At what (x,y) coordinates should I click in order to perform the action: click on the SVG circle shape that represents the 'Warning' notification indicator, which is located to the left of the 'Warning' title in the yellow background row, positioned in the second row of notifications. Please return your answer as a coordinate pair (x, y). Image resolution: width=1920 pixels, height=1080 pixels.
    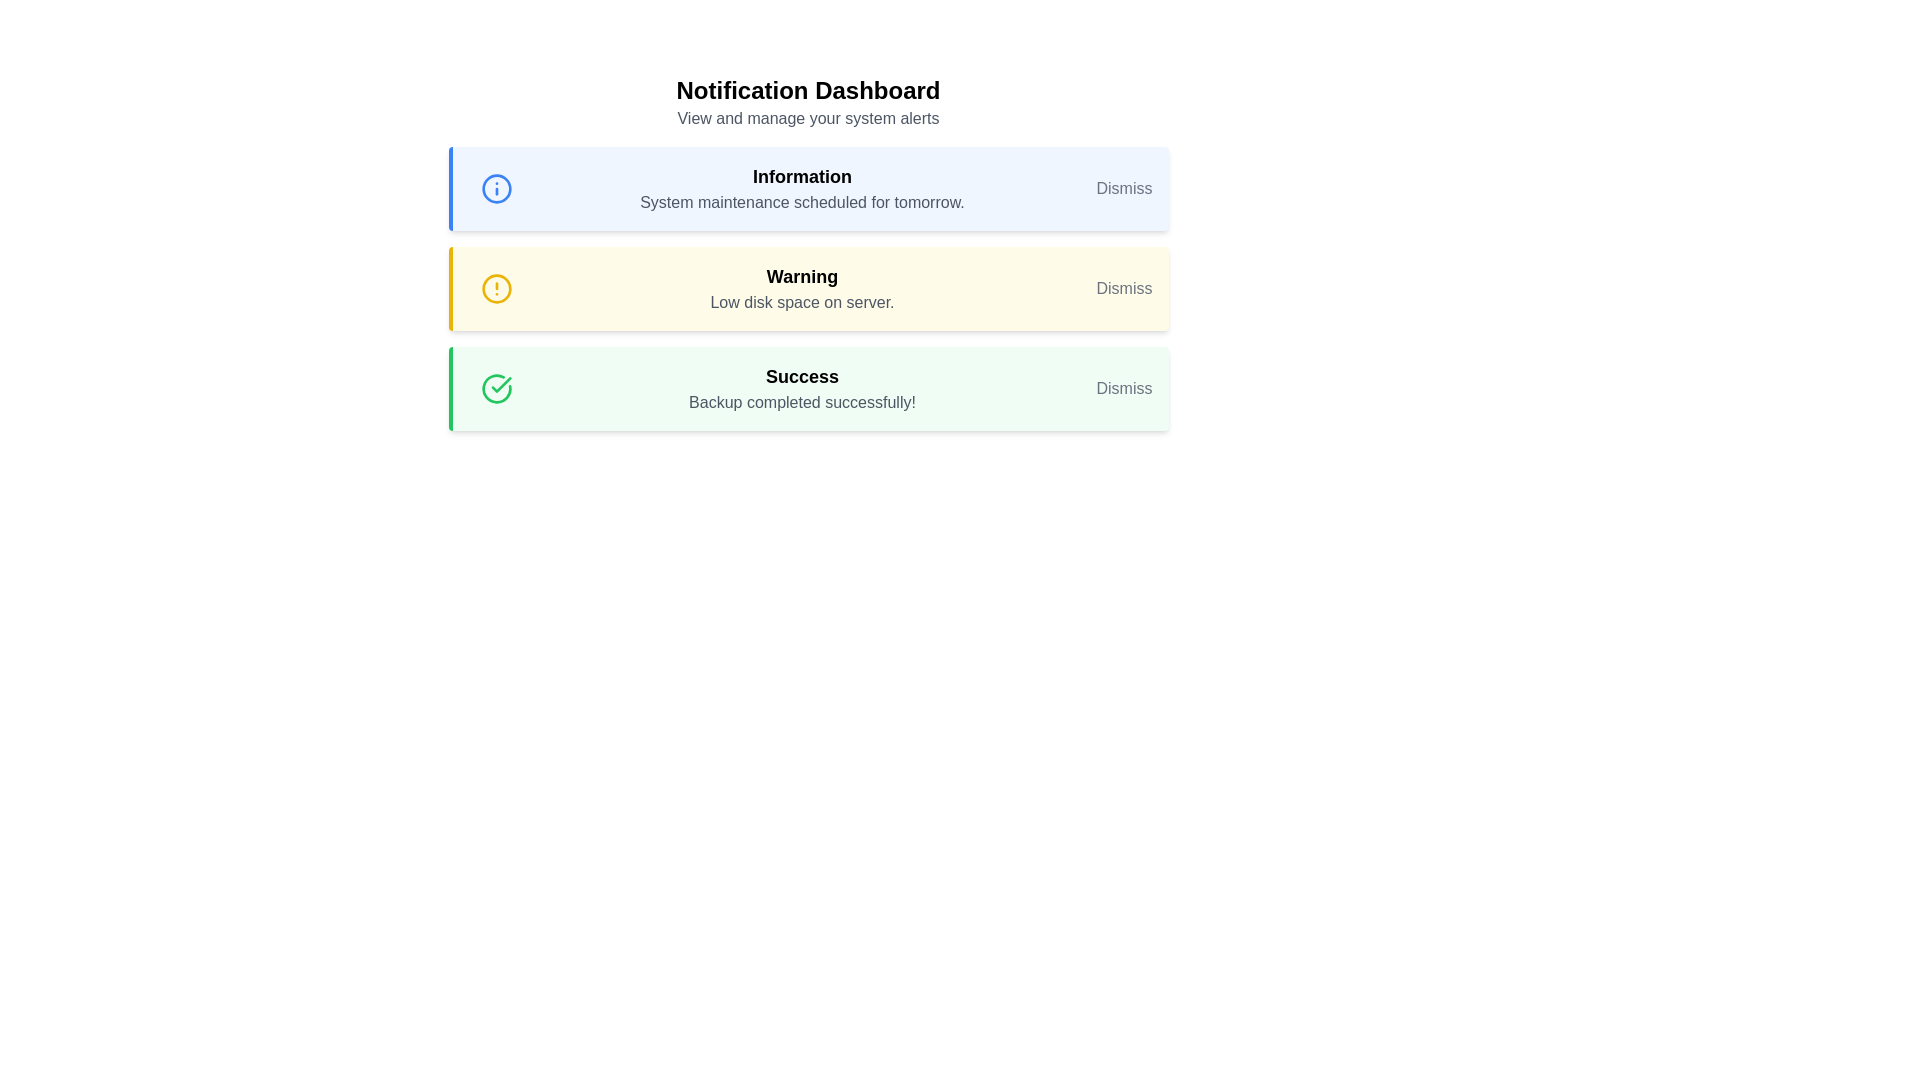
    Looking at the image, I should click on (496, 289).